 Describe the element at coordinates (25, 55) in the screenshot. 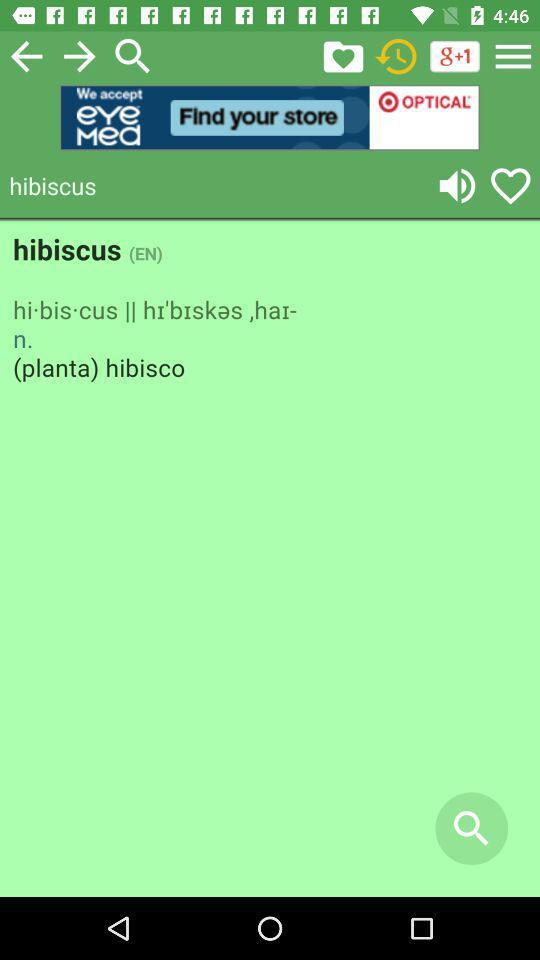

I see `previous` at that location.